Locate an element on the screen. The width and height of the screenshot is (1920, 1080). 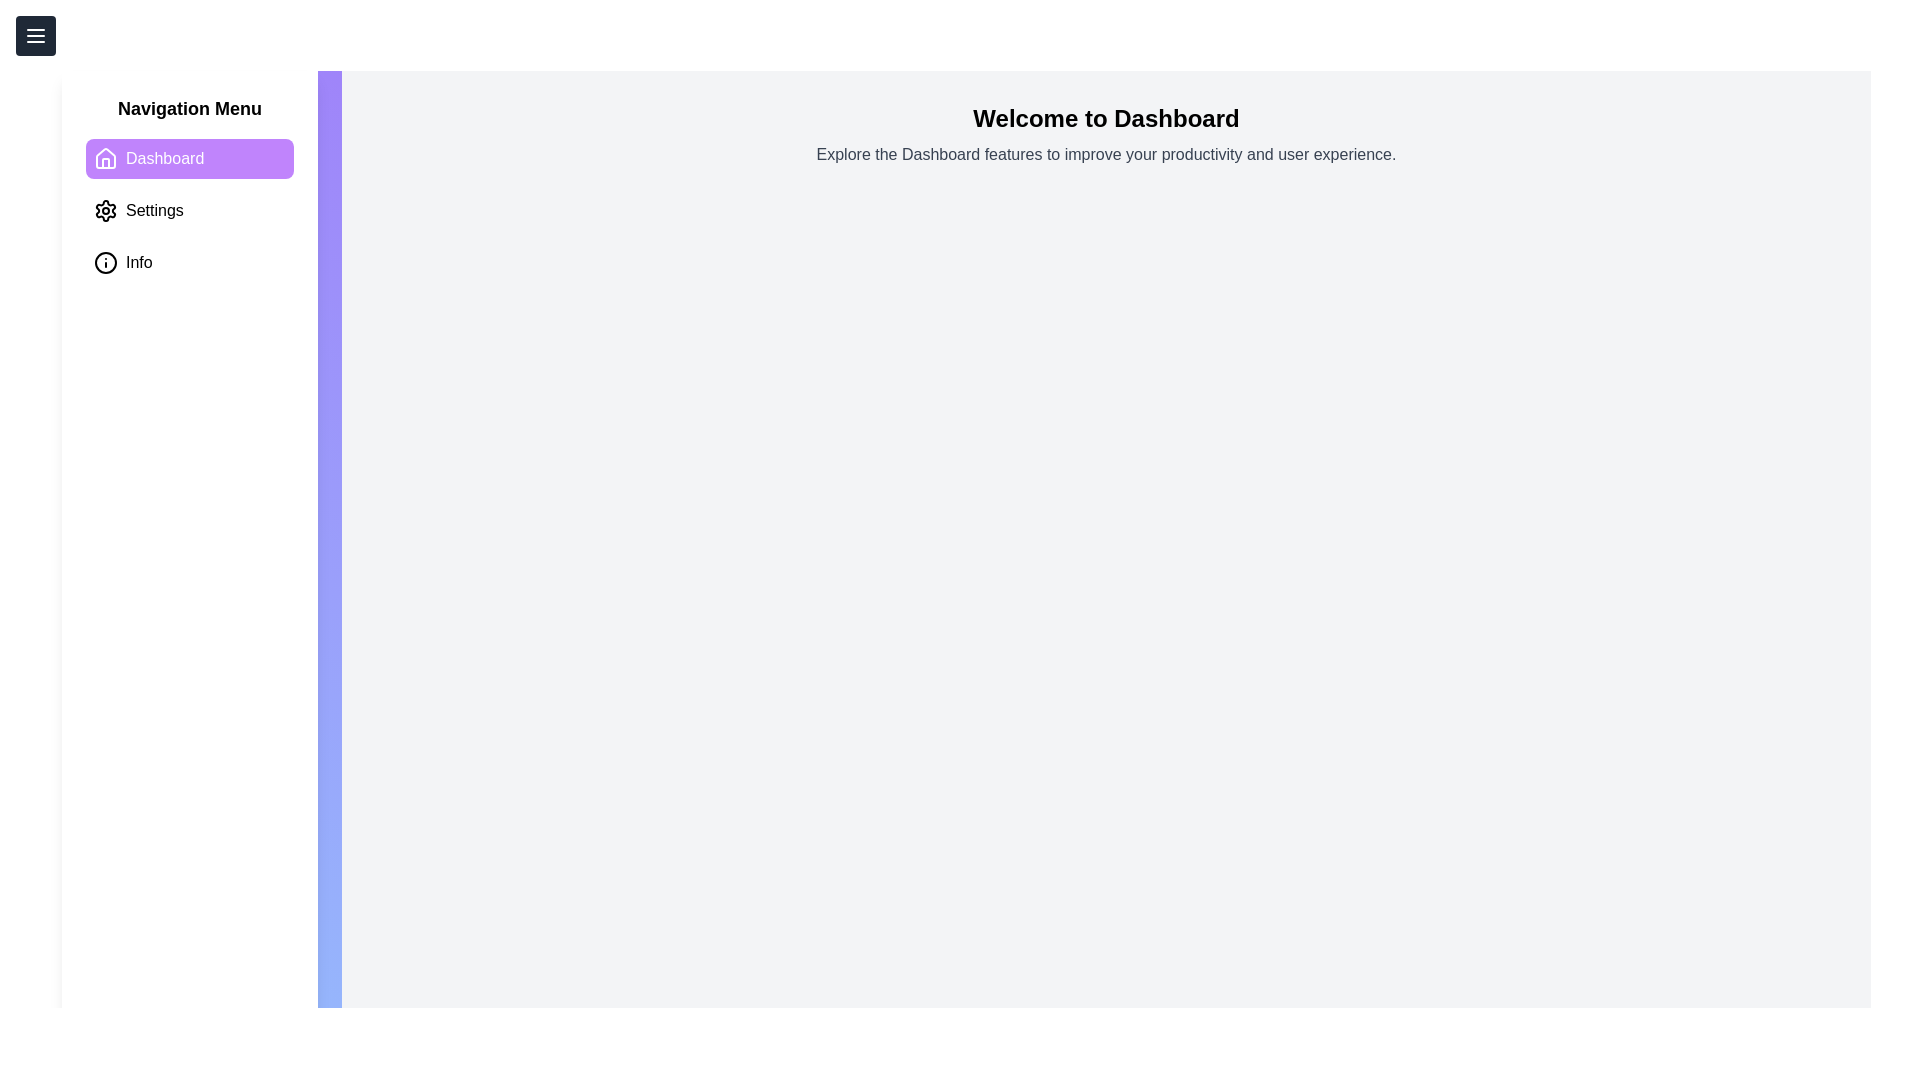
the menu button to toggle the menu visibility is located at coordinates (35, 35).